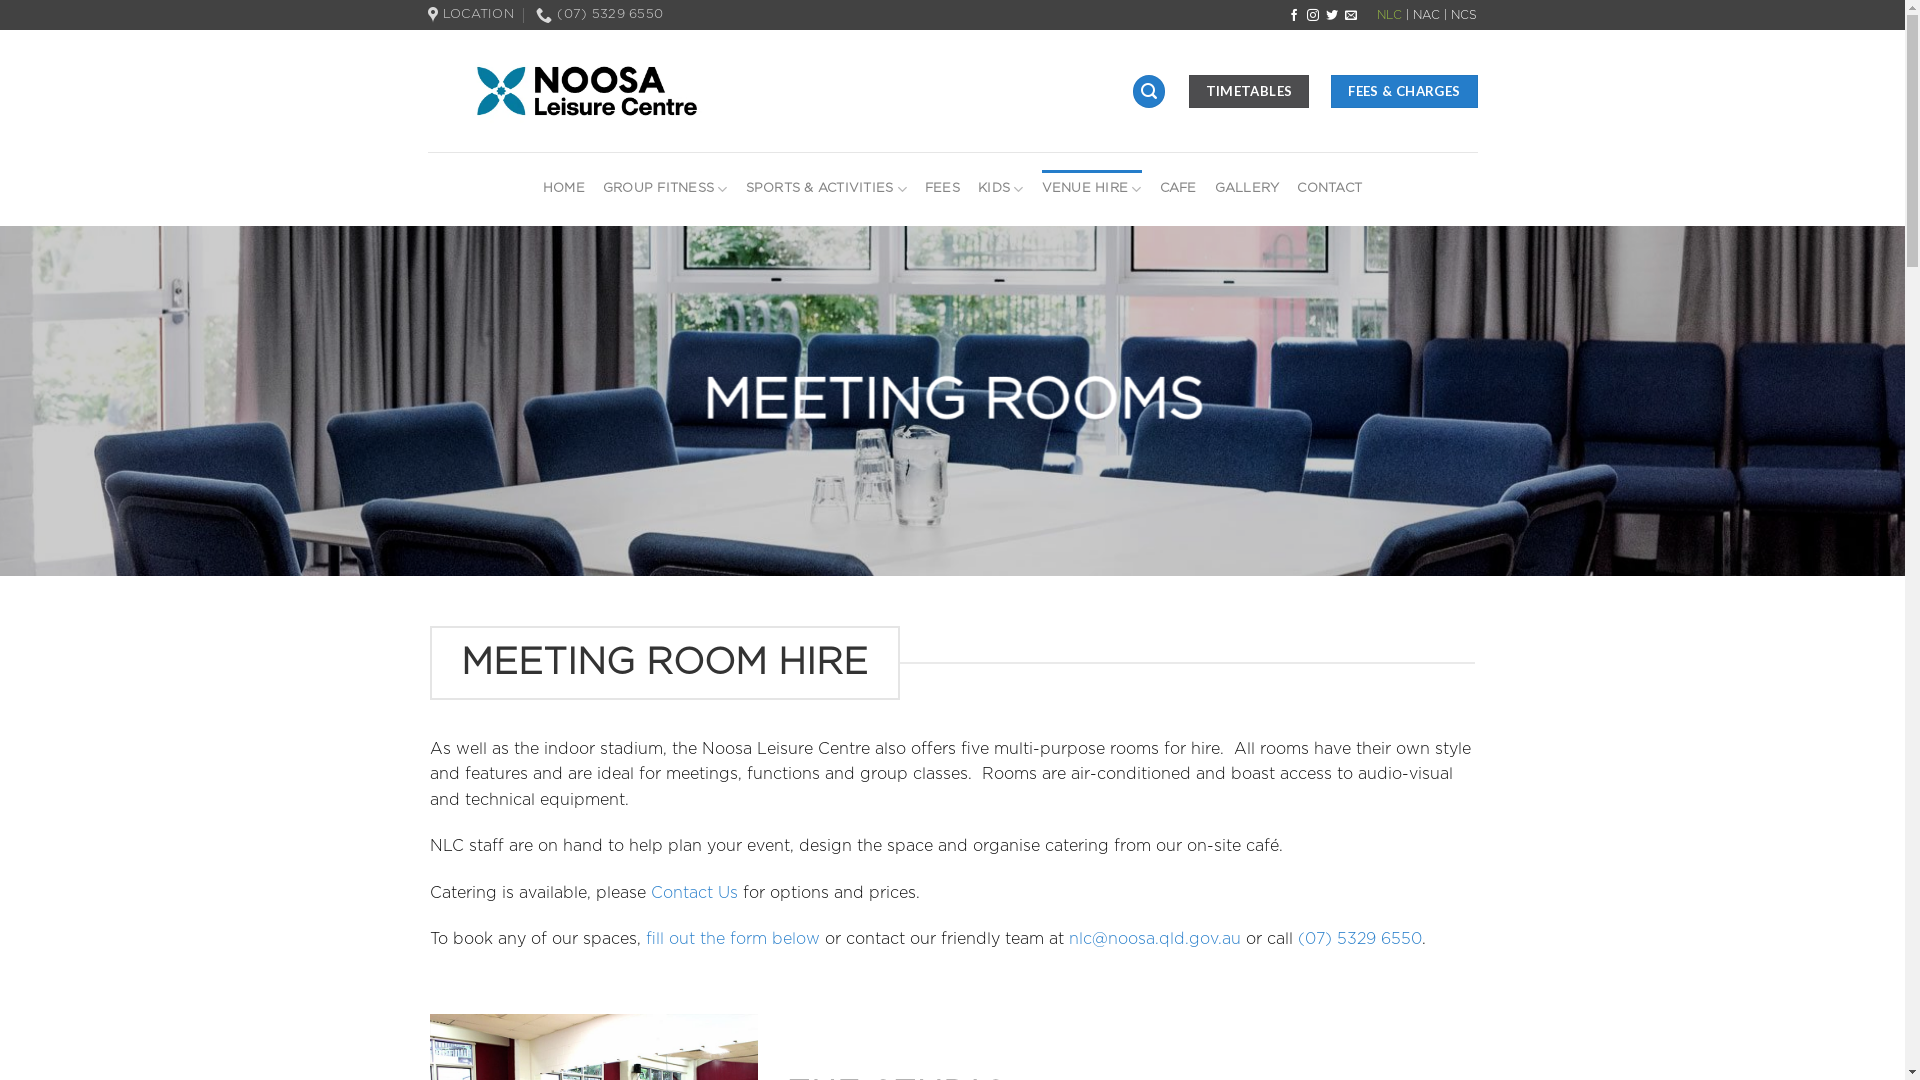  Describe the element at coordinates (1350, 15) in the screenshot. I see `'Send us an email'` at that location.